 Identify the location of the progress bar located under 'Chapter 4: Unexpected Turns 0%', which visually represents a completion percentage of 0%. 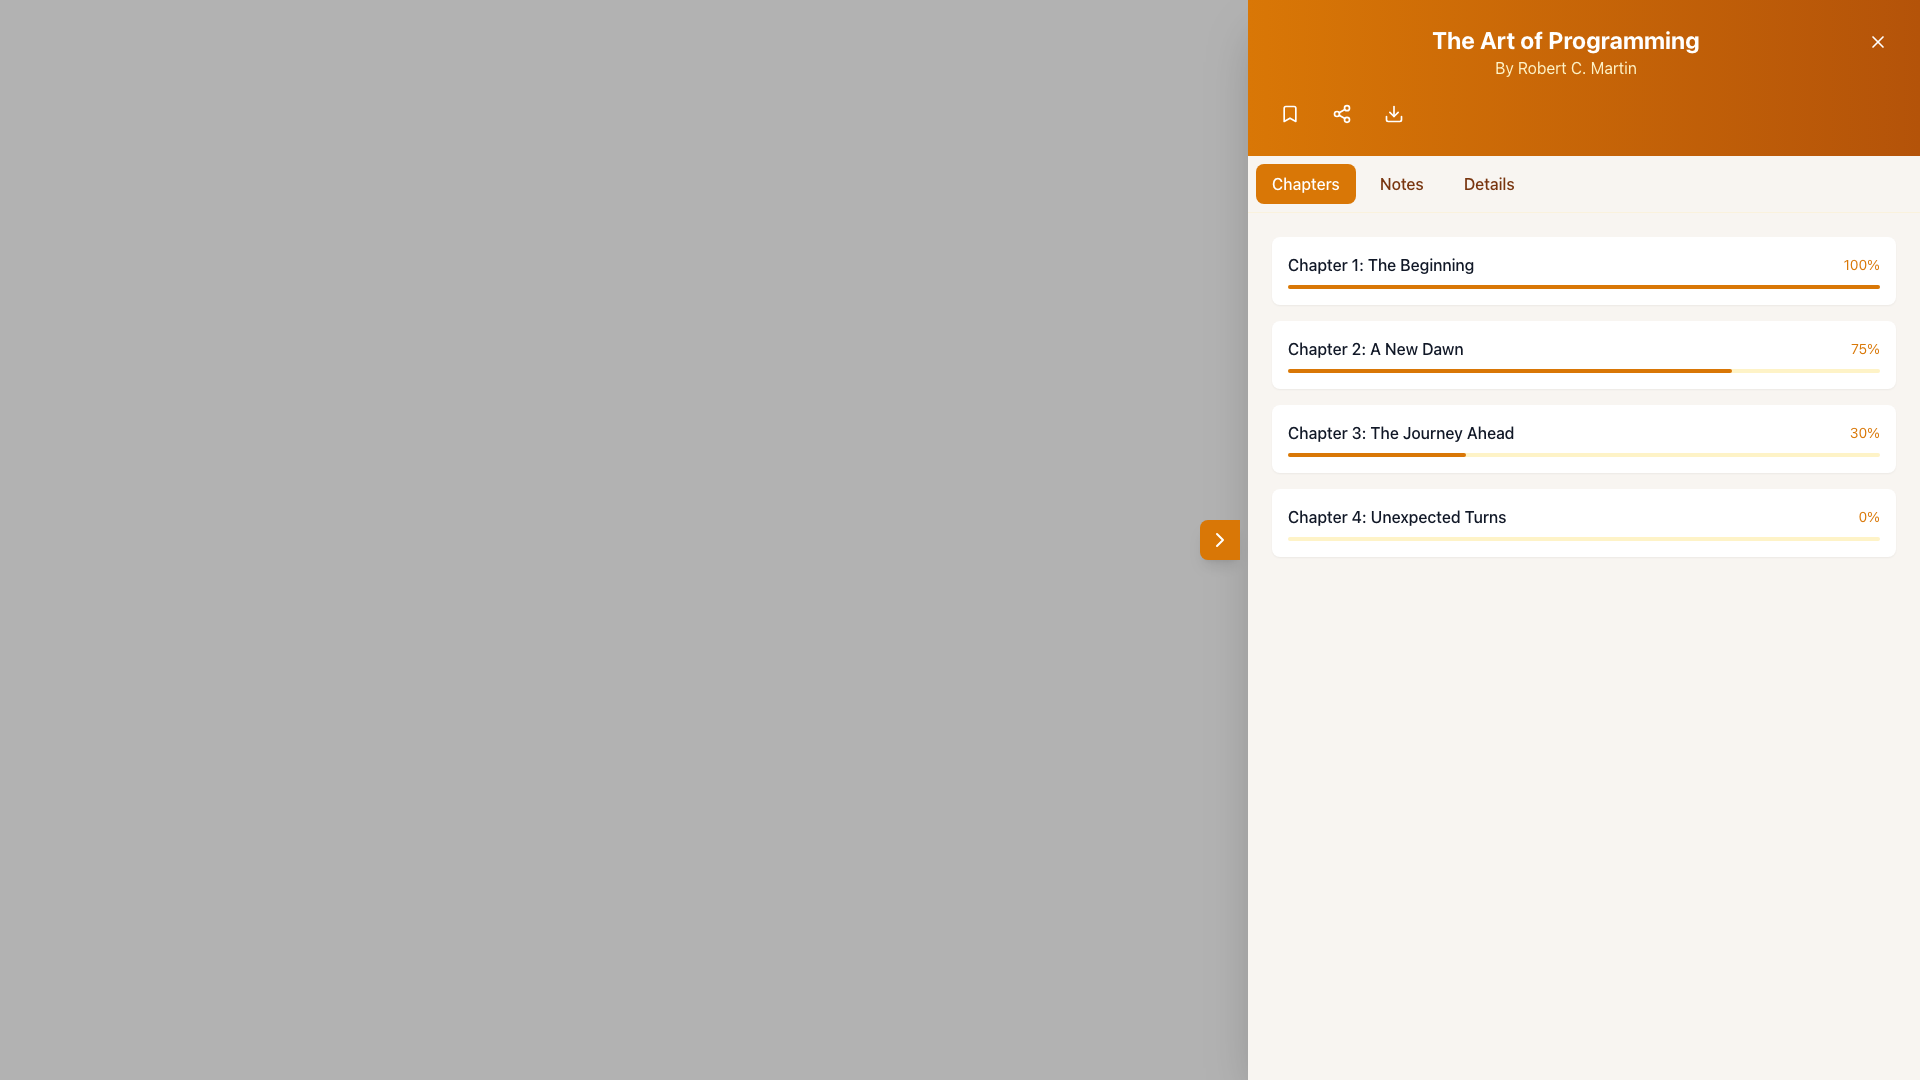
(1583, 538).